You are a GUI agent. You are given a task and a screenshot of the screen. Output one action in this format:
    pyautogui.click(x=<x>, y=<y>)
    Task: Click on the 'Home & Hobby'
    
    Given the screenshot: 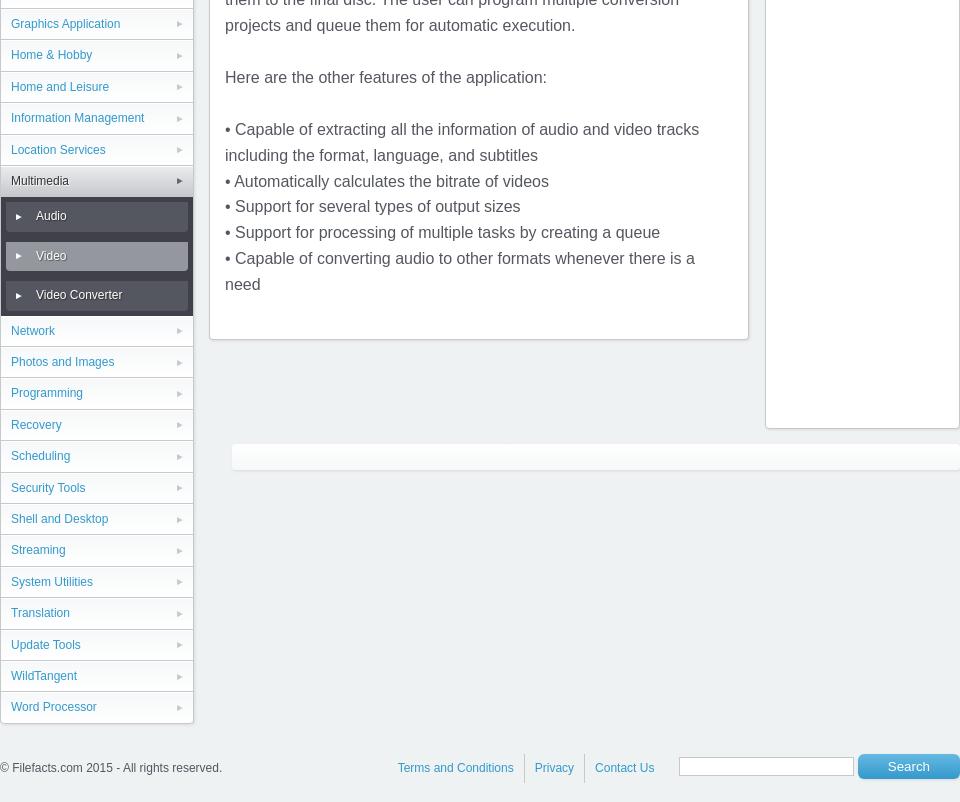 What is the action you would take?
    pyautogui.click(x=50, y=54)
    